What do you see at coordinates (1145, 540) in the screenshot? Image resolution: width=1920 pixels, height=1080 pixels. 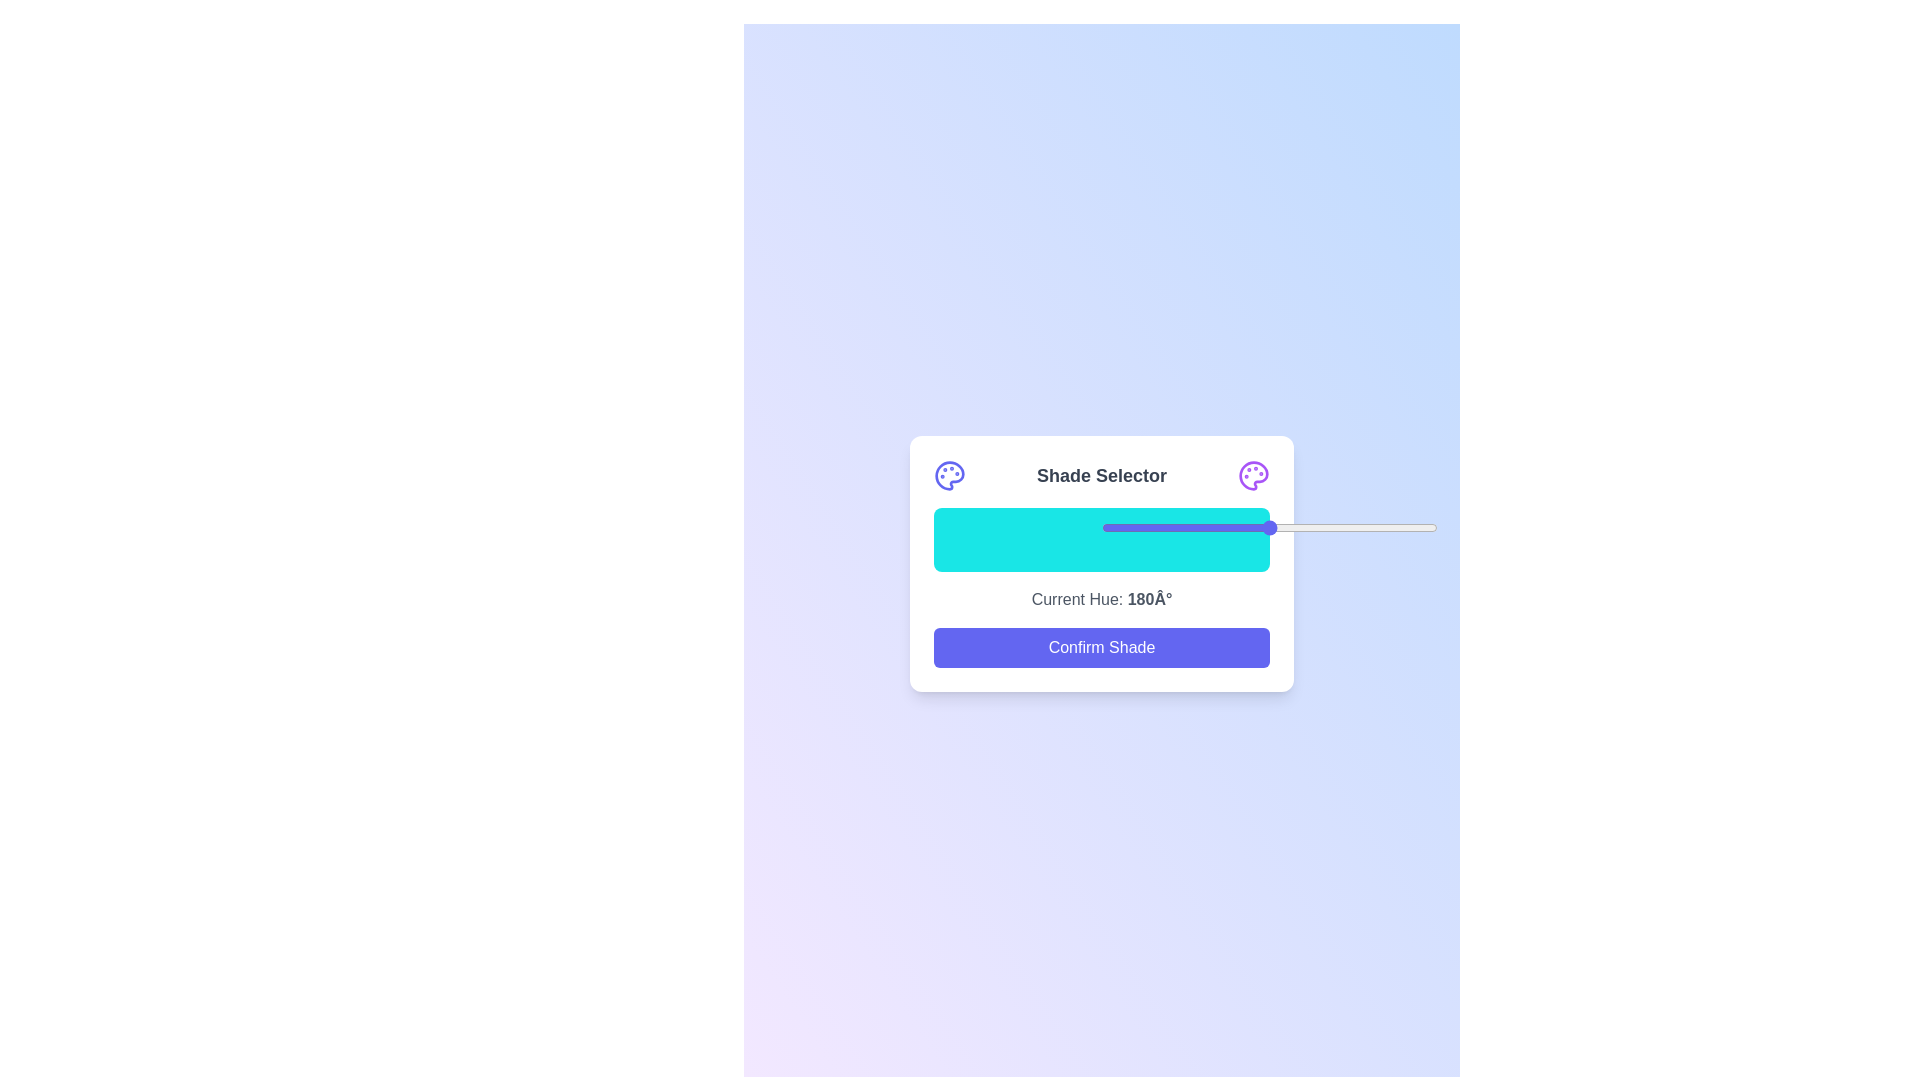 I see `the shade slider to 63 to observe the corresponding color` at bounding box center [1145, 540].